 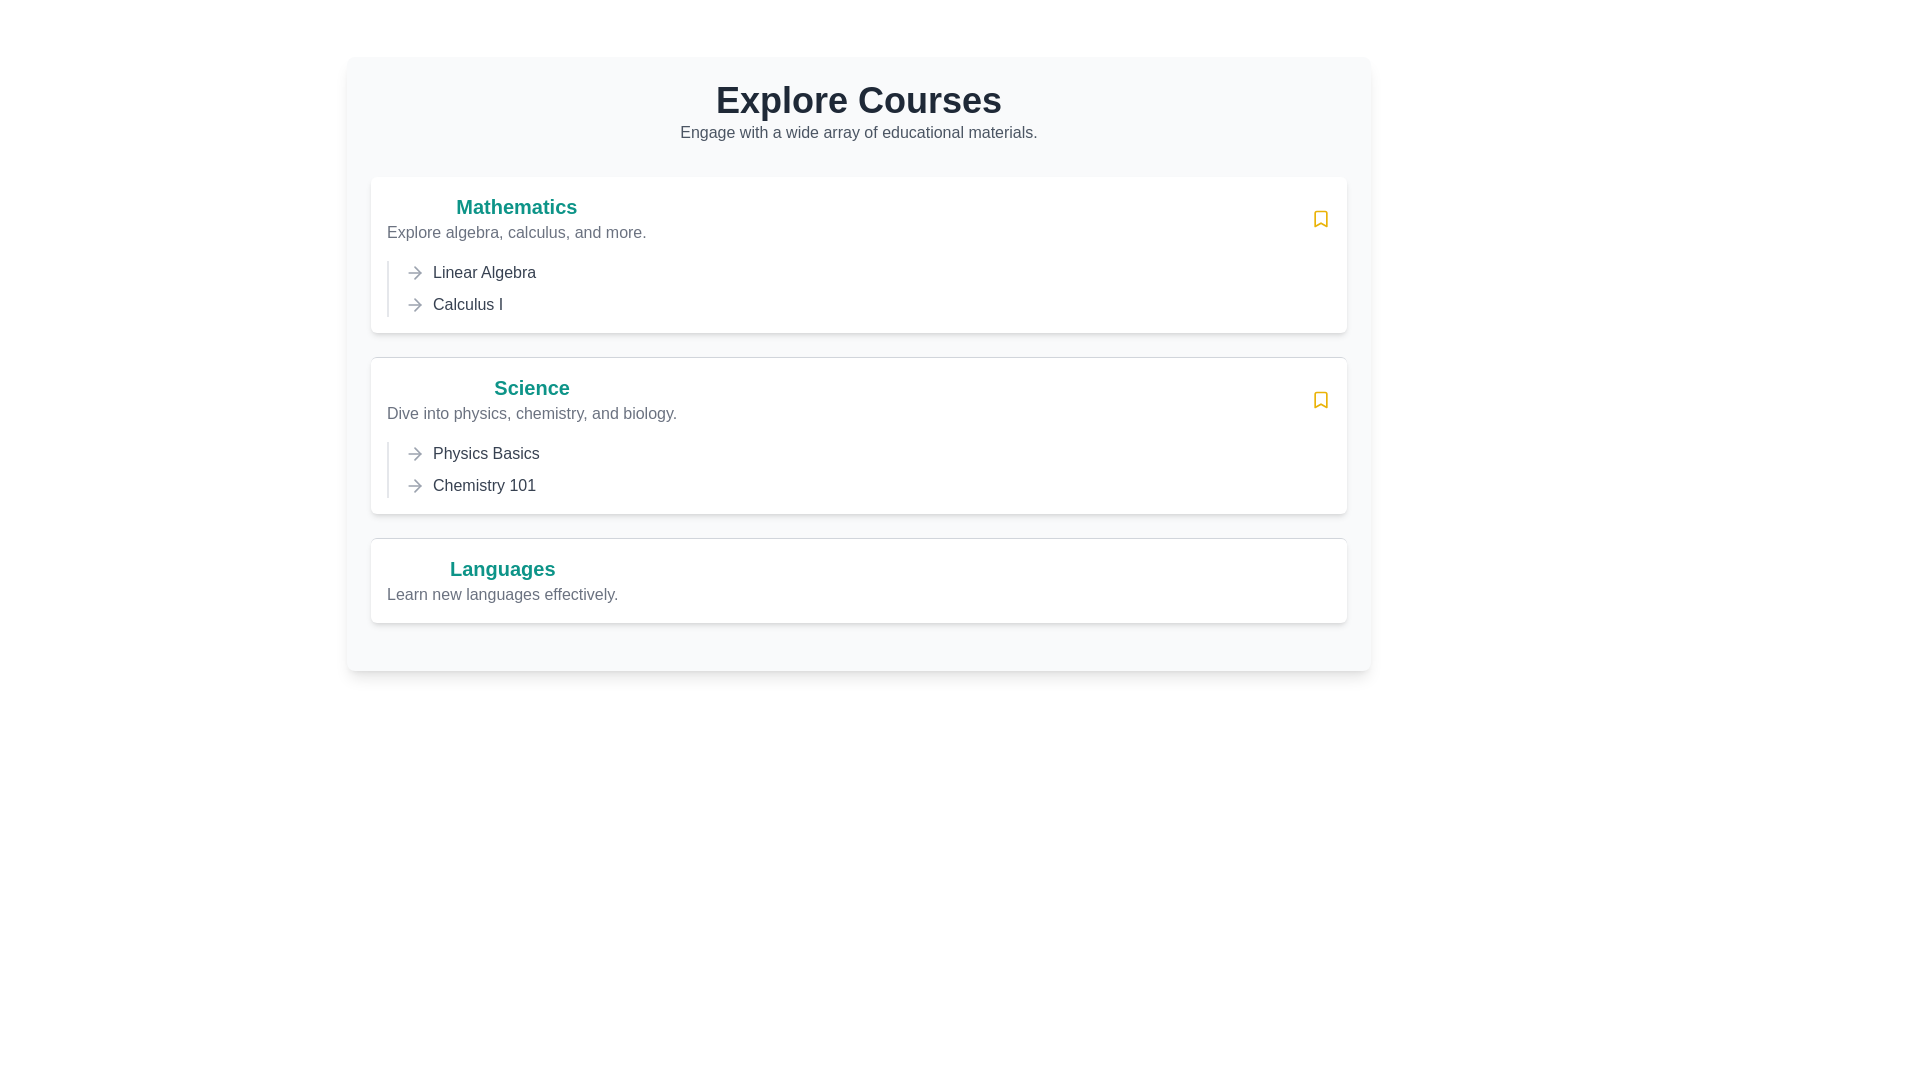 I want to click on the 'Mathematics' hyperlink, which is displayed in bold teal font and is the first header in the 'Explore Courses' section, so click(x=516, y=207).